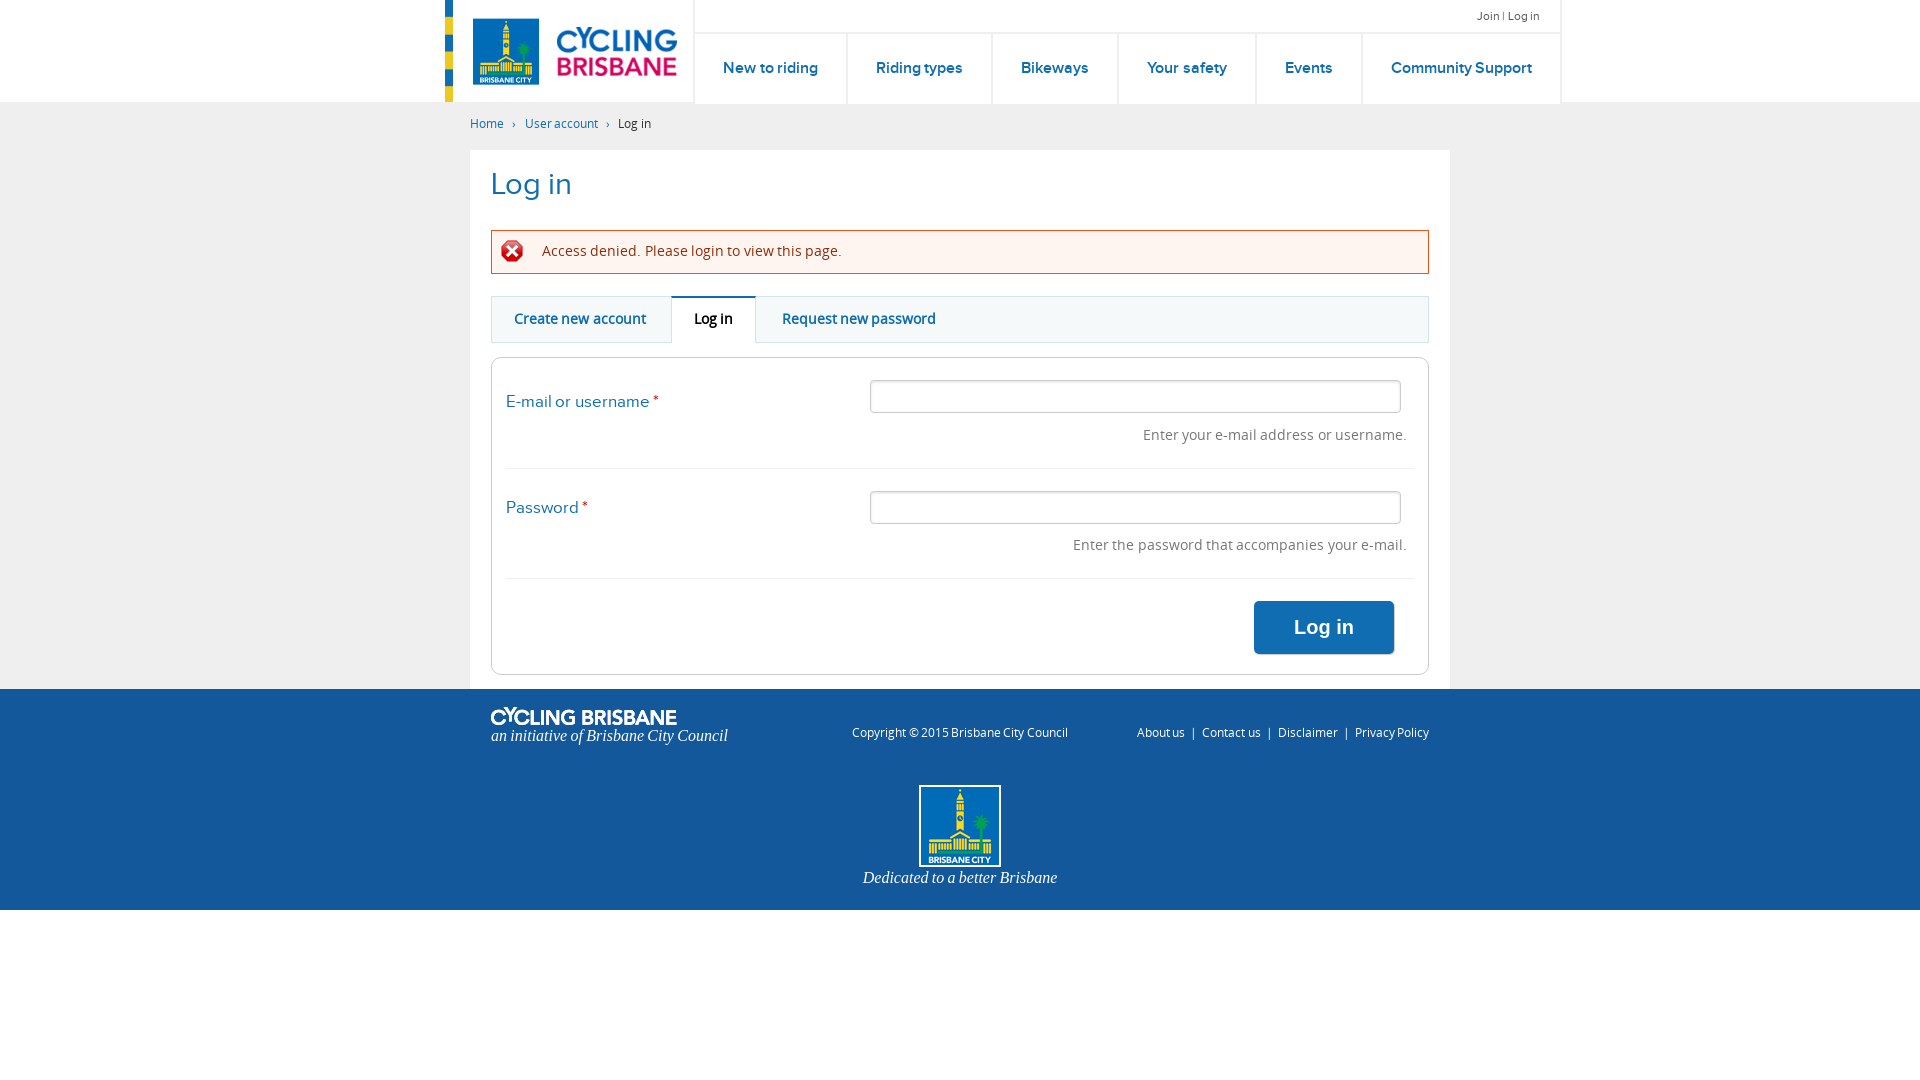  Describe the element at coordinates (579, 319) in the screenshot. I see `'Create new account'` at that location.